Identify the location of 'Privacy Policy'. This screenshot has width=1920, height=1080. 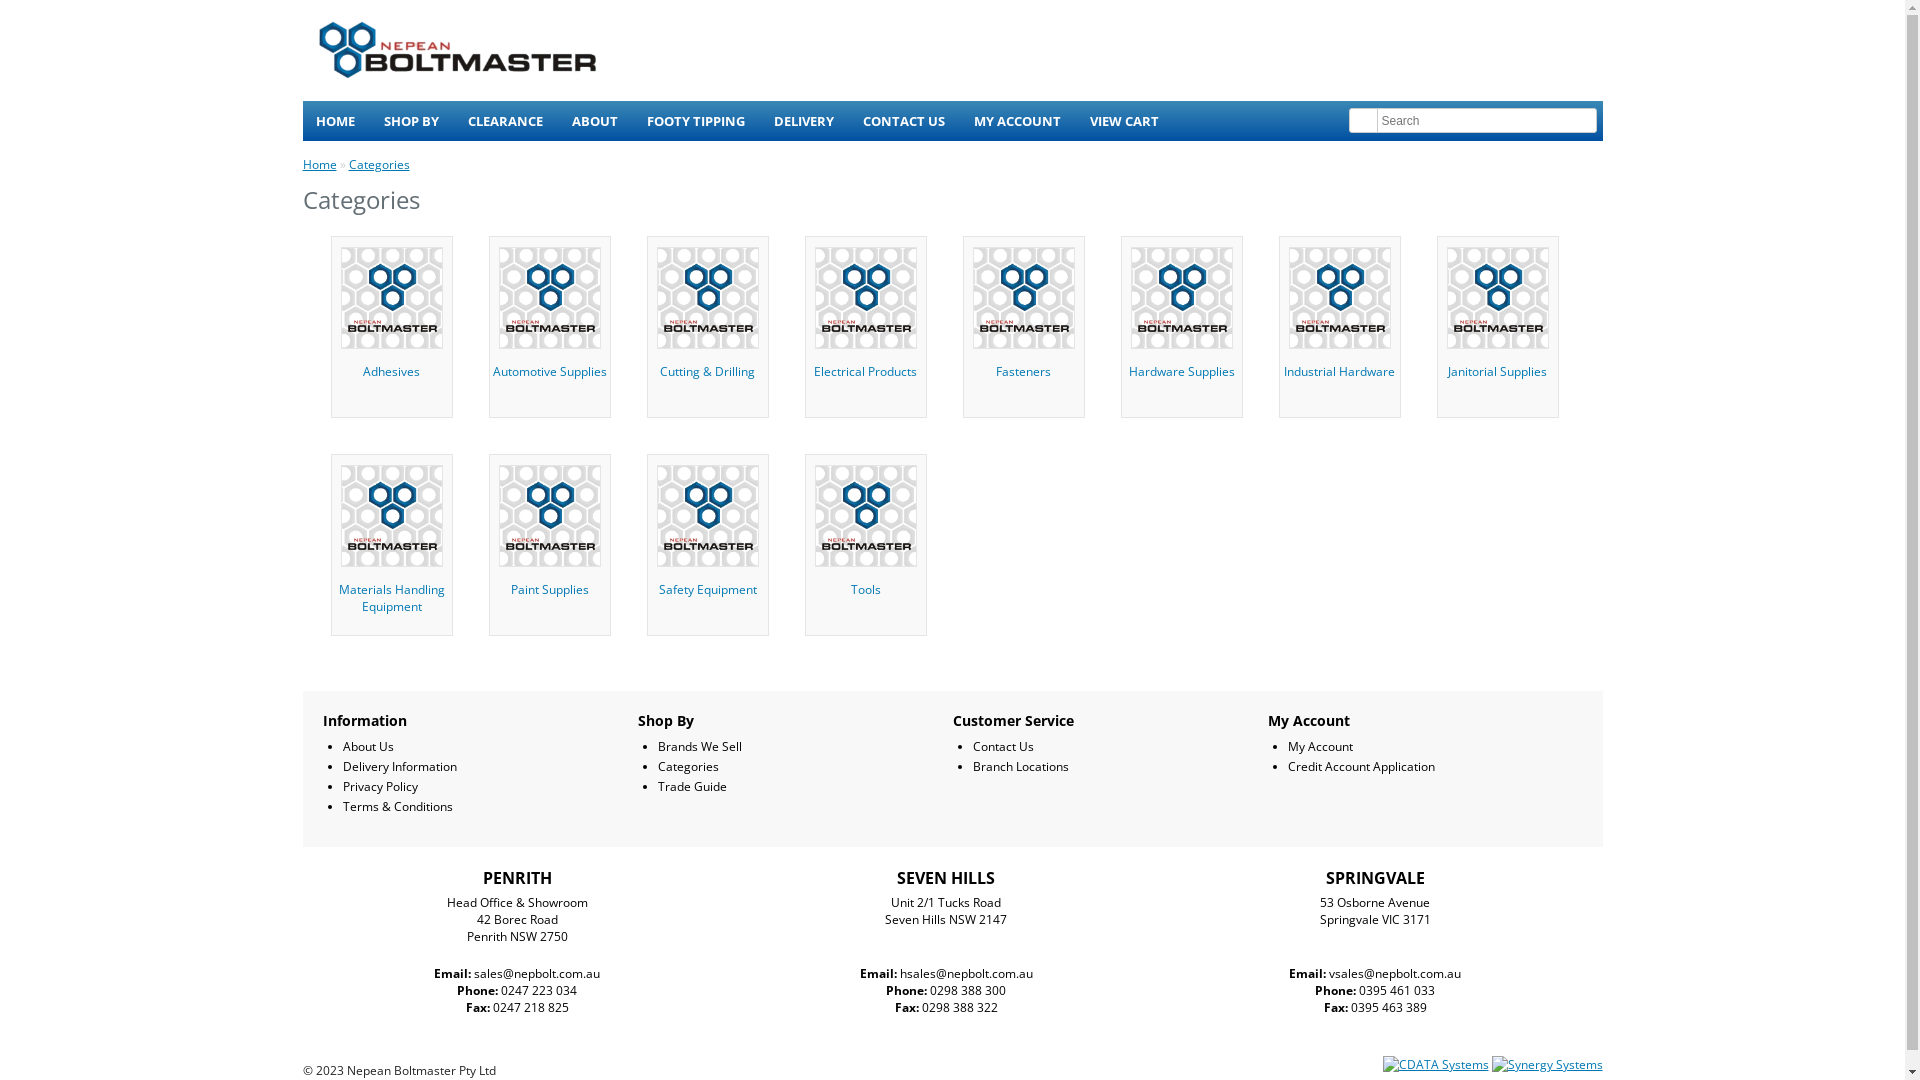
(379, 785).